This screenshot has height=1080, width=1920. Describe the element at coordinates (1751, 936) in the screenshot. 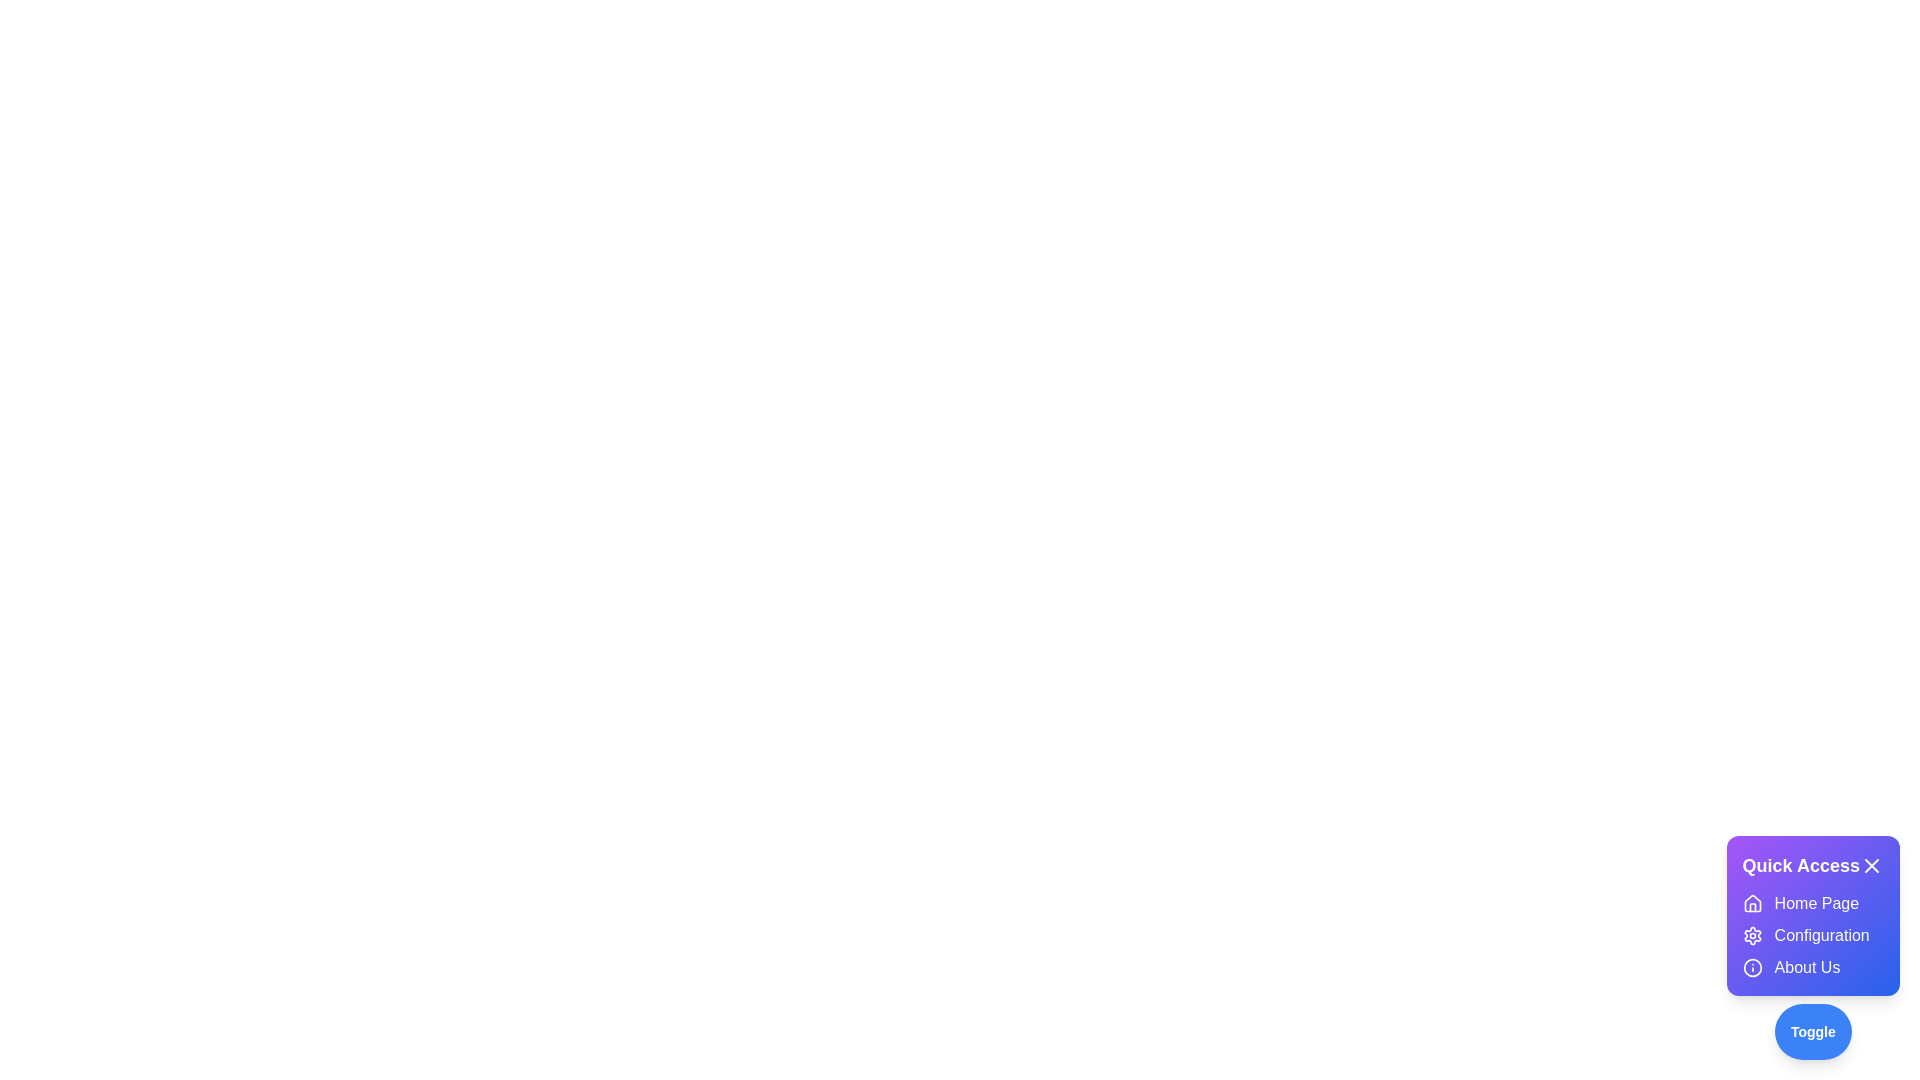

I see `the gear-like icon representing settings in the Quick Access panel, located near the 'Configuration' label` at that location.